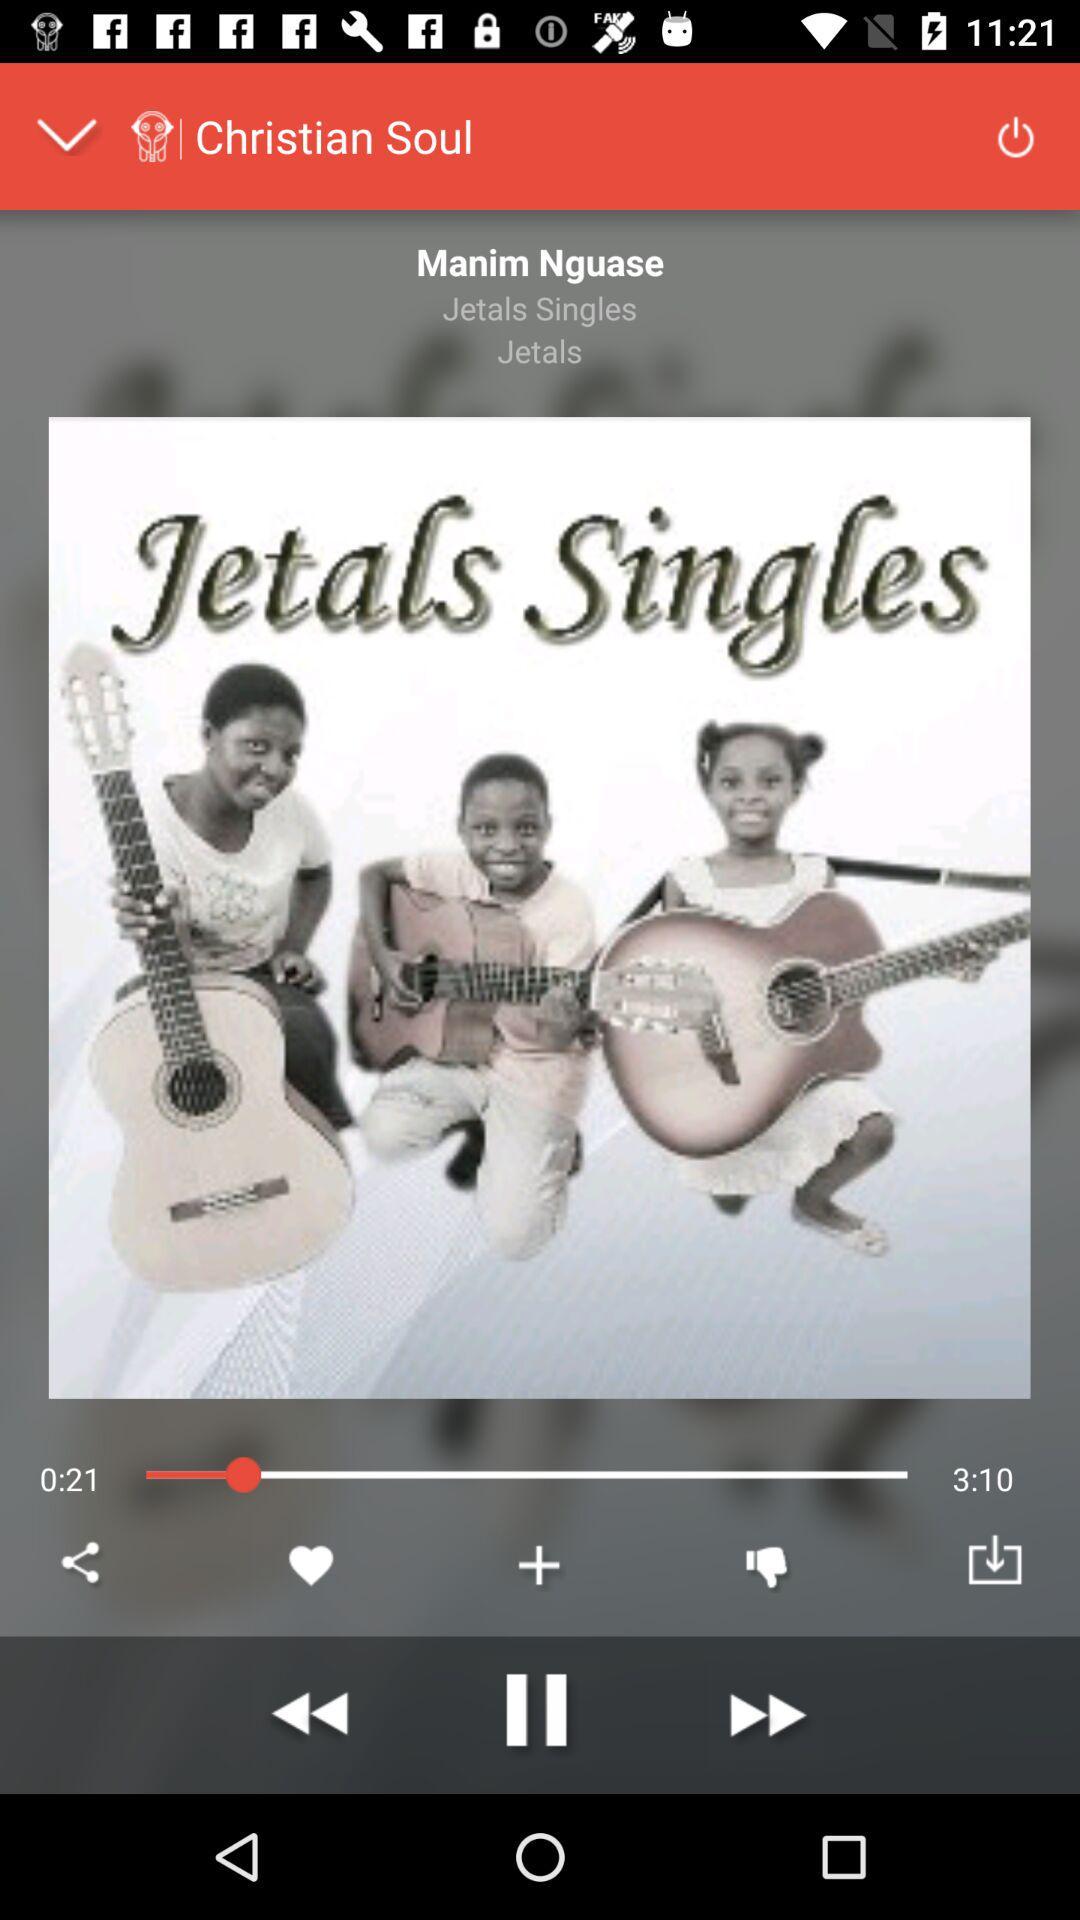 This screenshot has width=1080, height=1920. What do you see at coordinates (83, 1564) in the screenshot?
I see `the share icon` at bounding box center [83, 1564].